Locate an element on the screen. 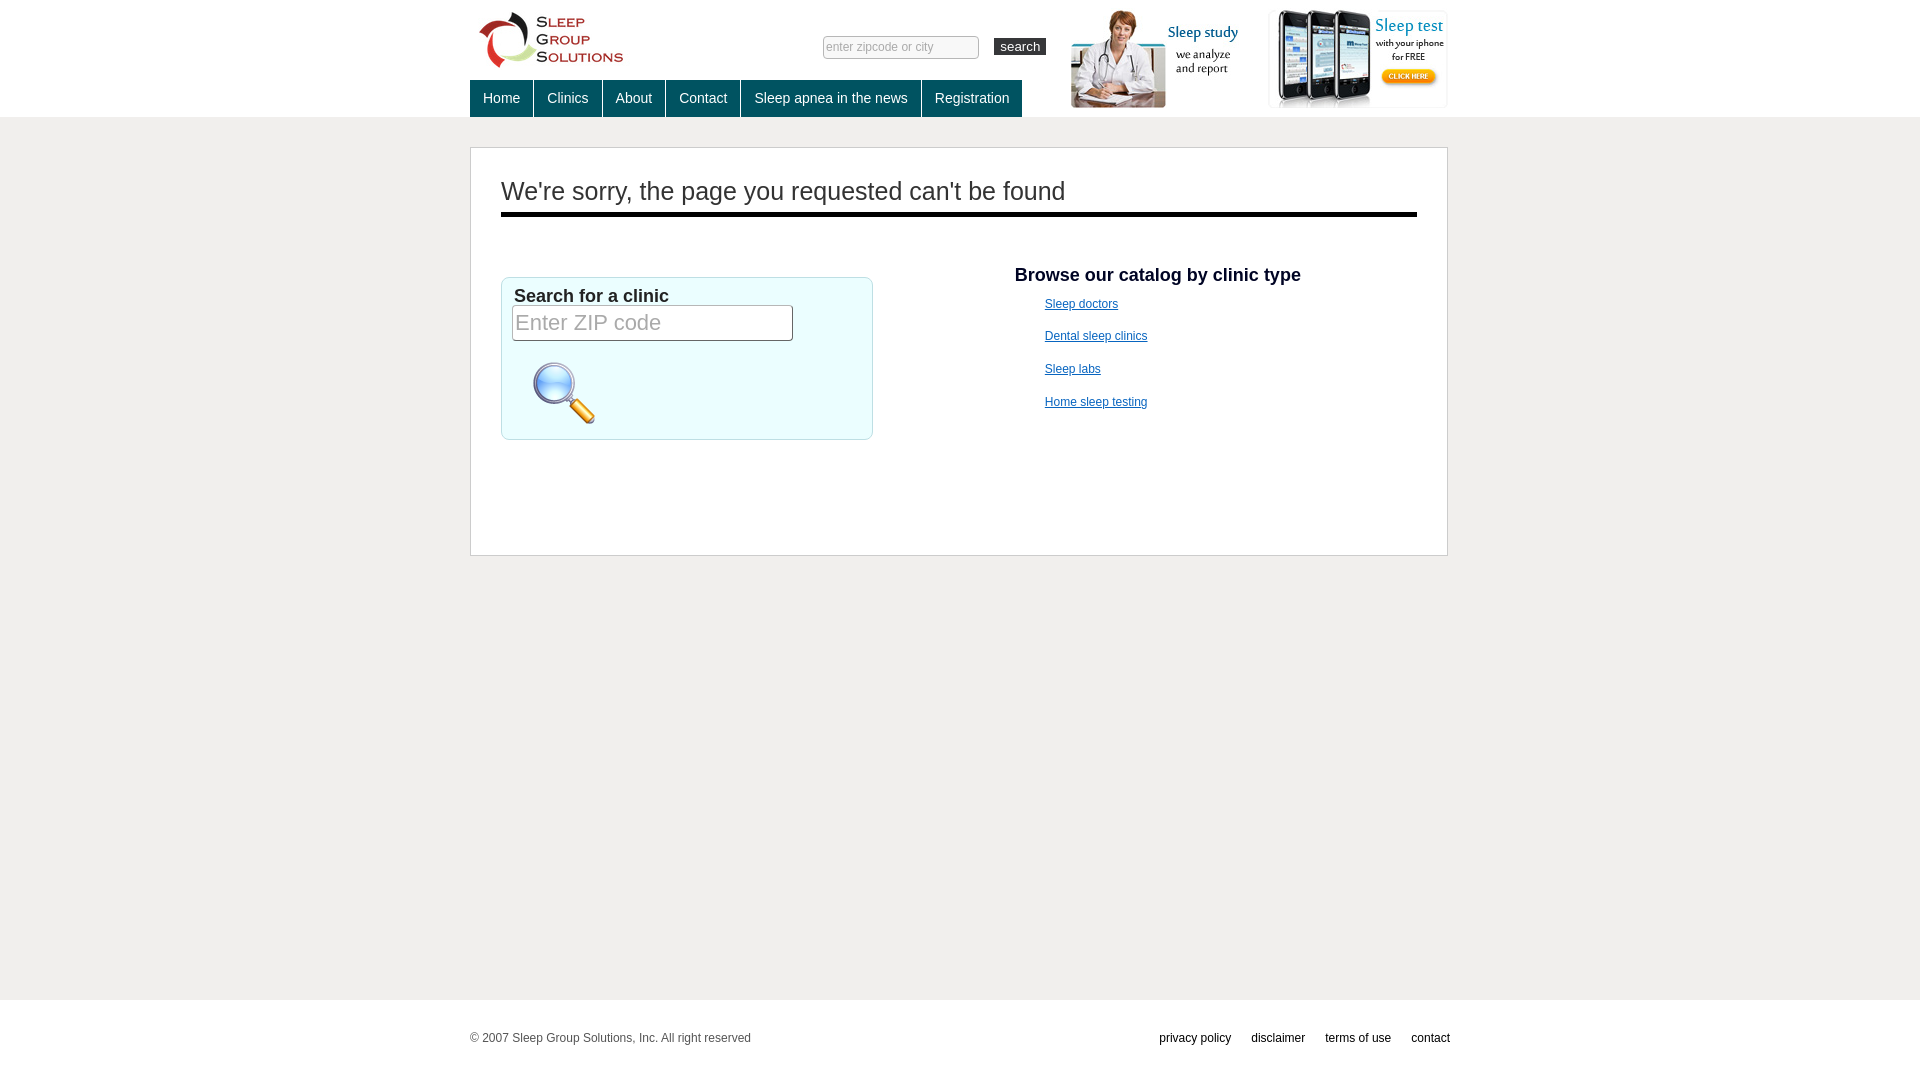 The image size is (1920, 1080). 'Registration' is located at coordinates (972, 98).